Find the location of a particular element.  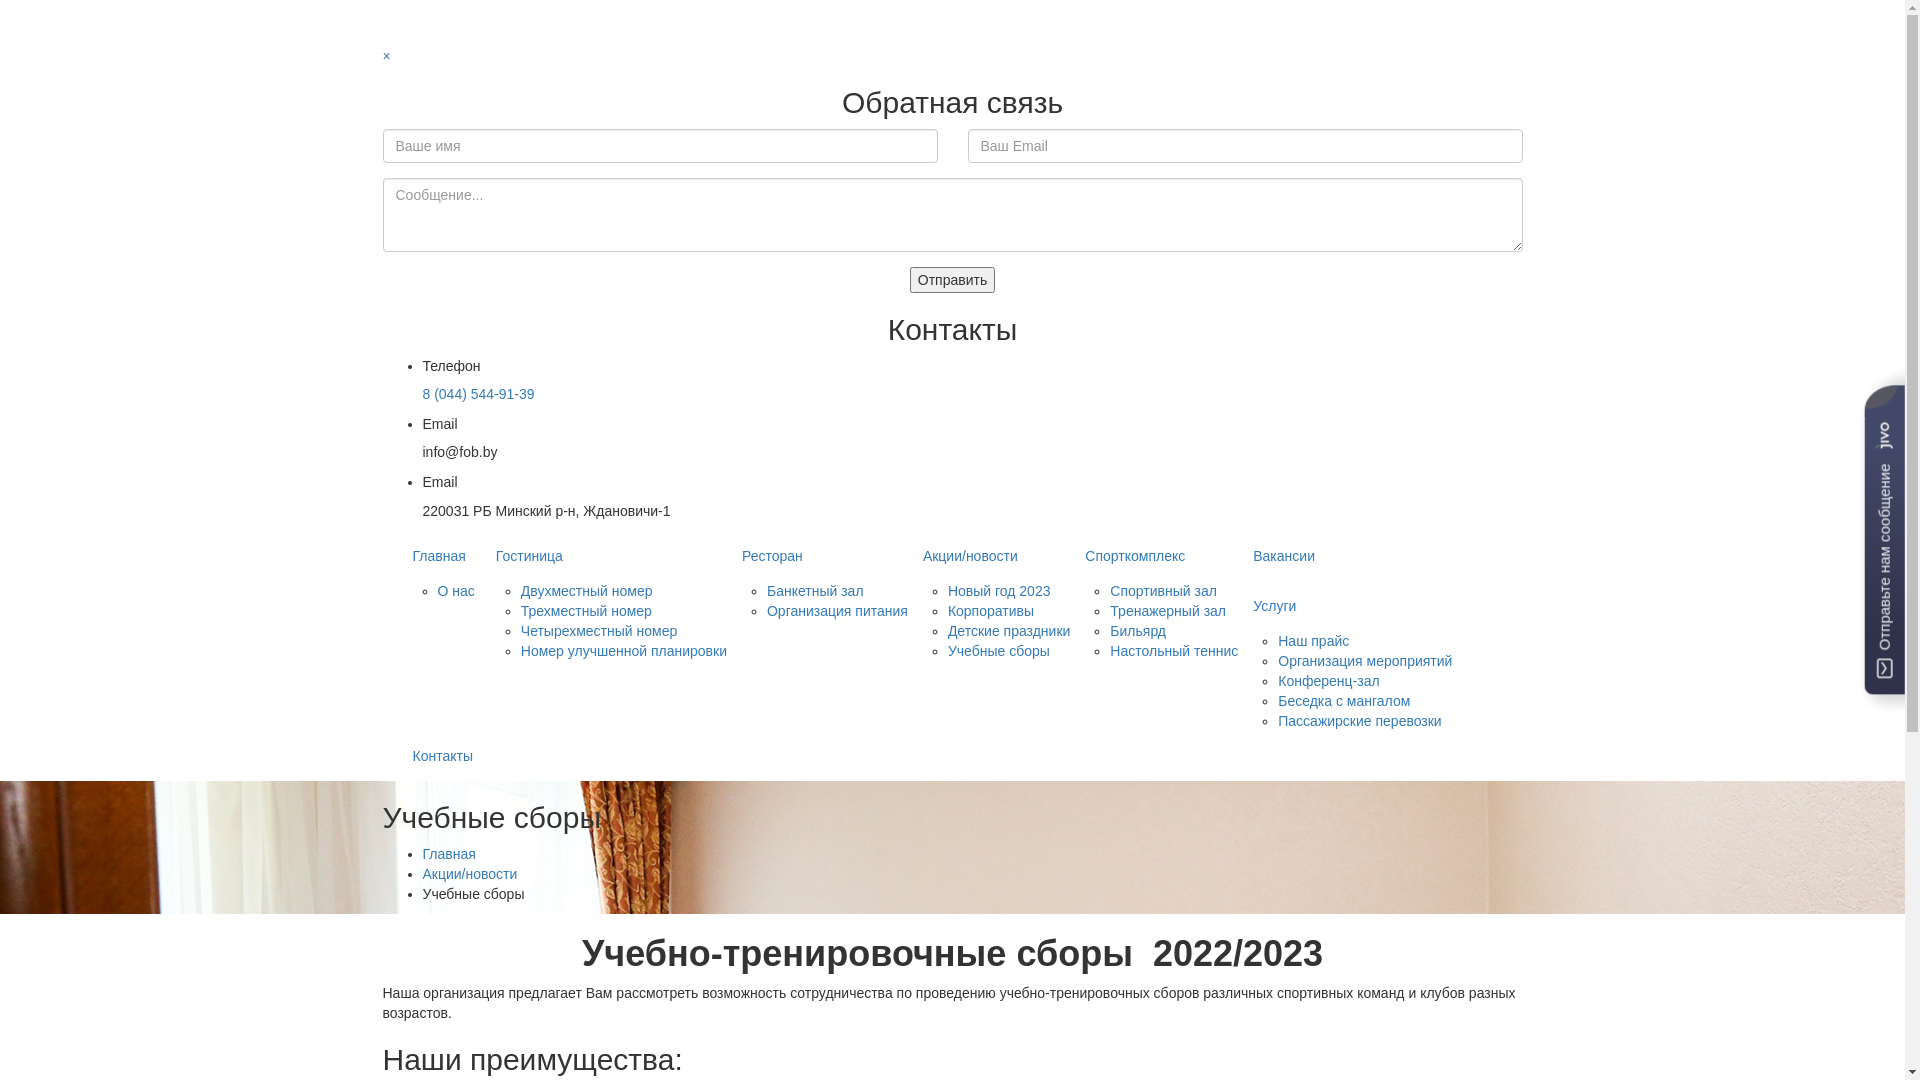

'8 (044) 544-91-39' is located at coordinates (477, 393).